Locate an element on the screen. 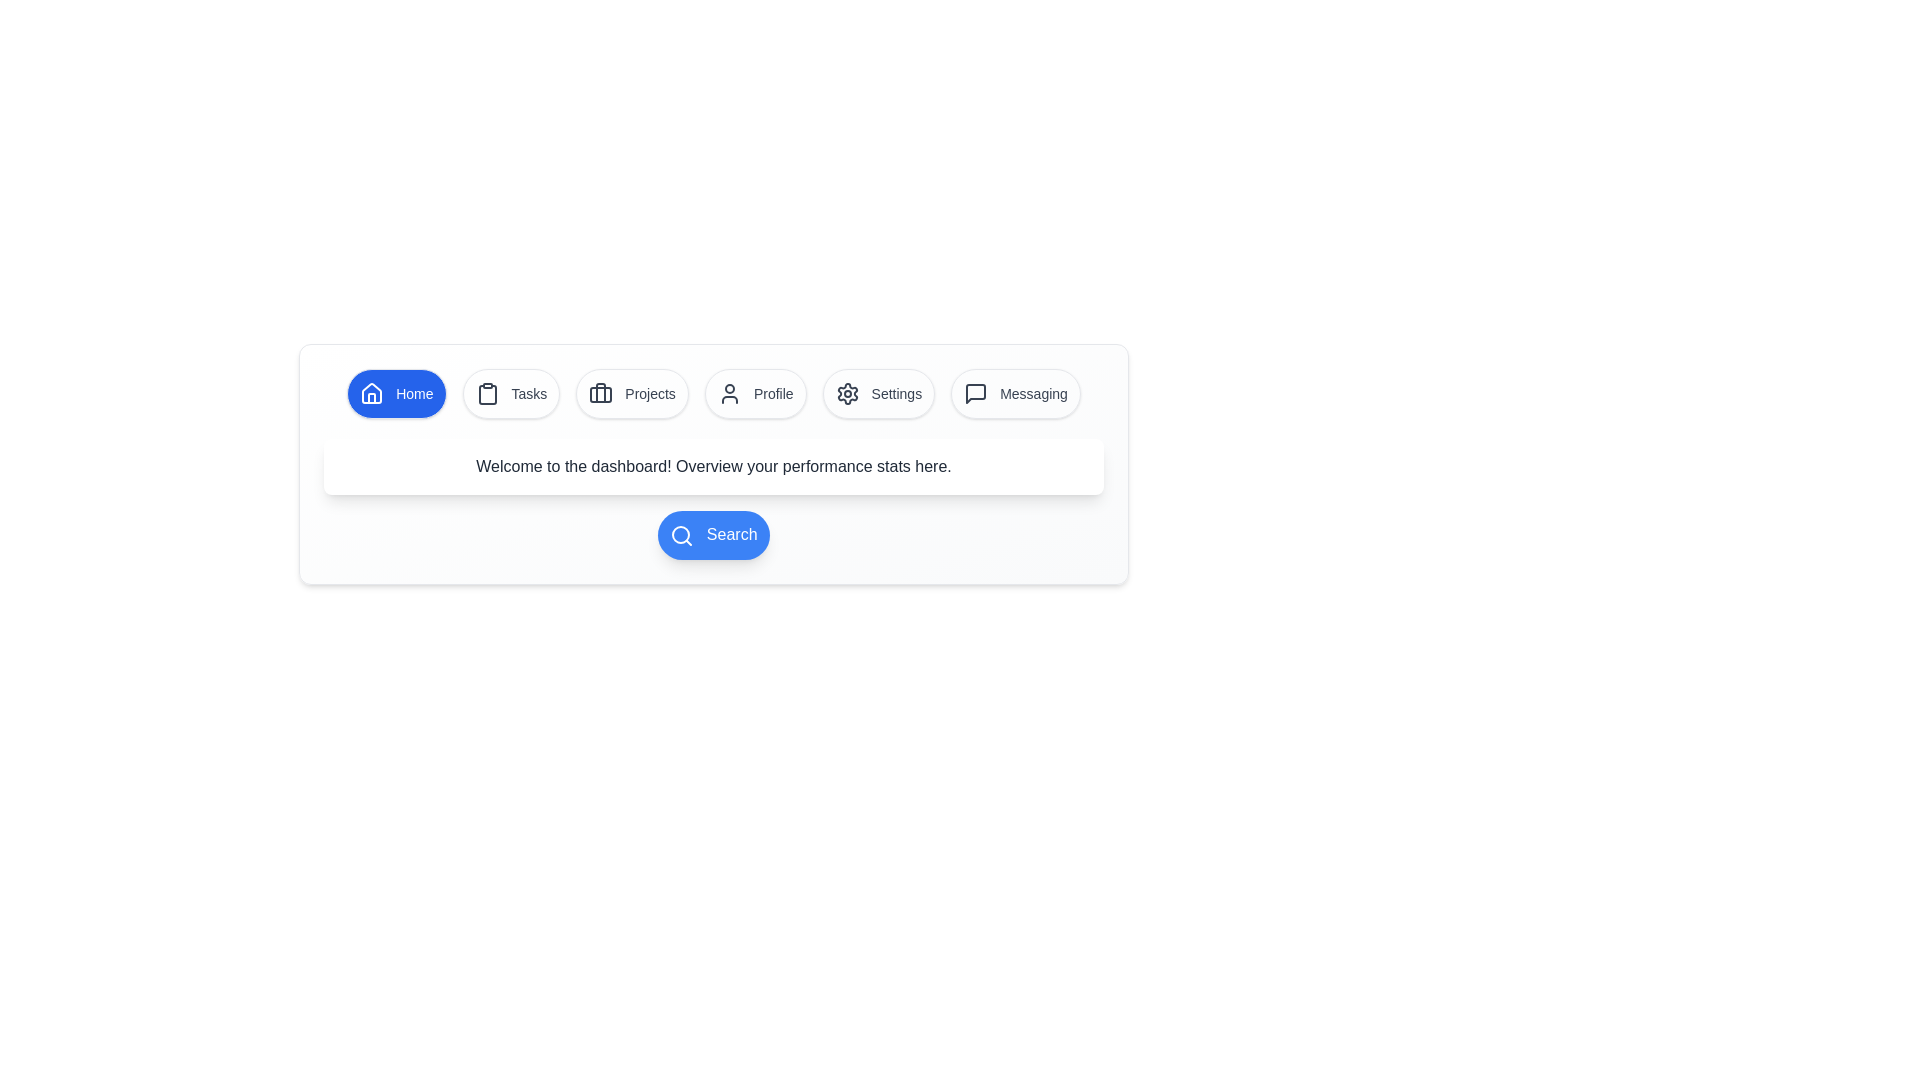  the settings icon located centrally within the 'Settings' button is located at coordinates (847, 393).